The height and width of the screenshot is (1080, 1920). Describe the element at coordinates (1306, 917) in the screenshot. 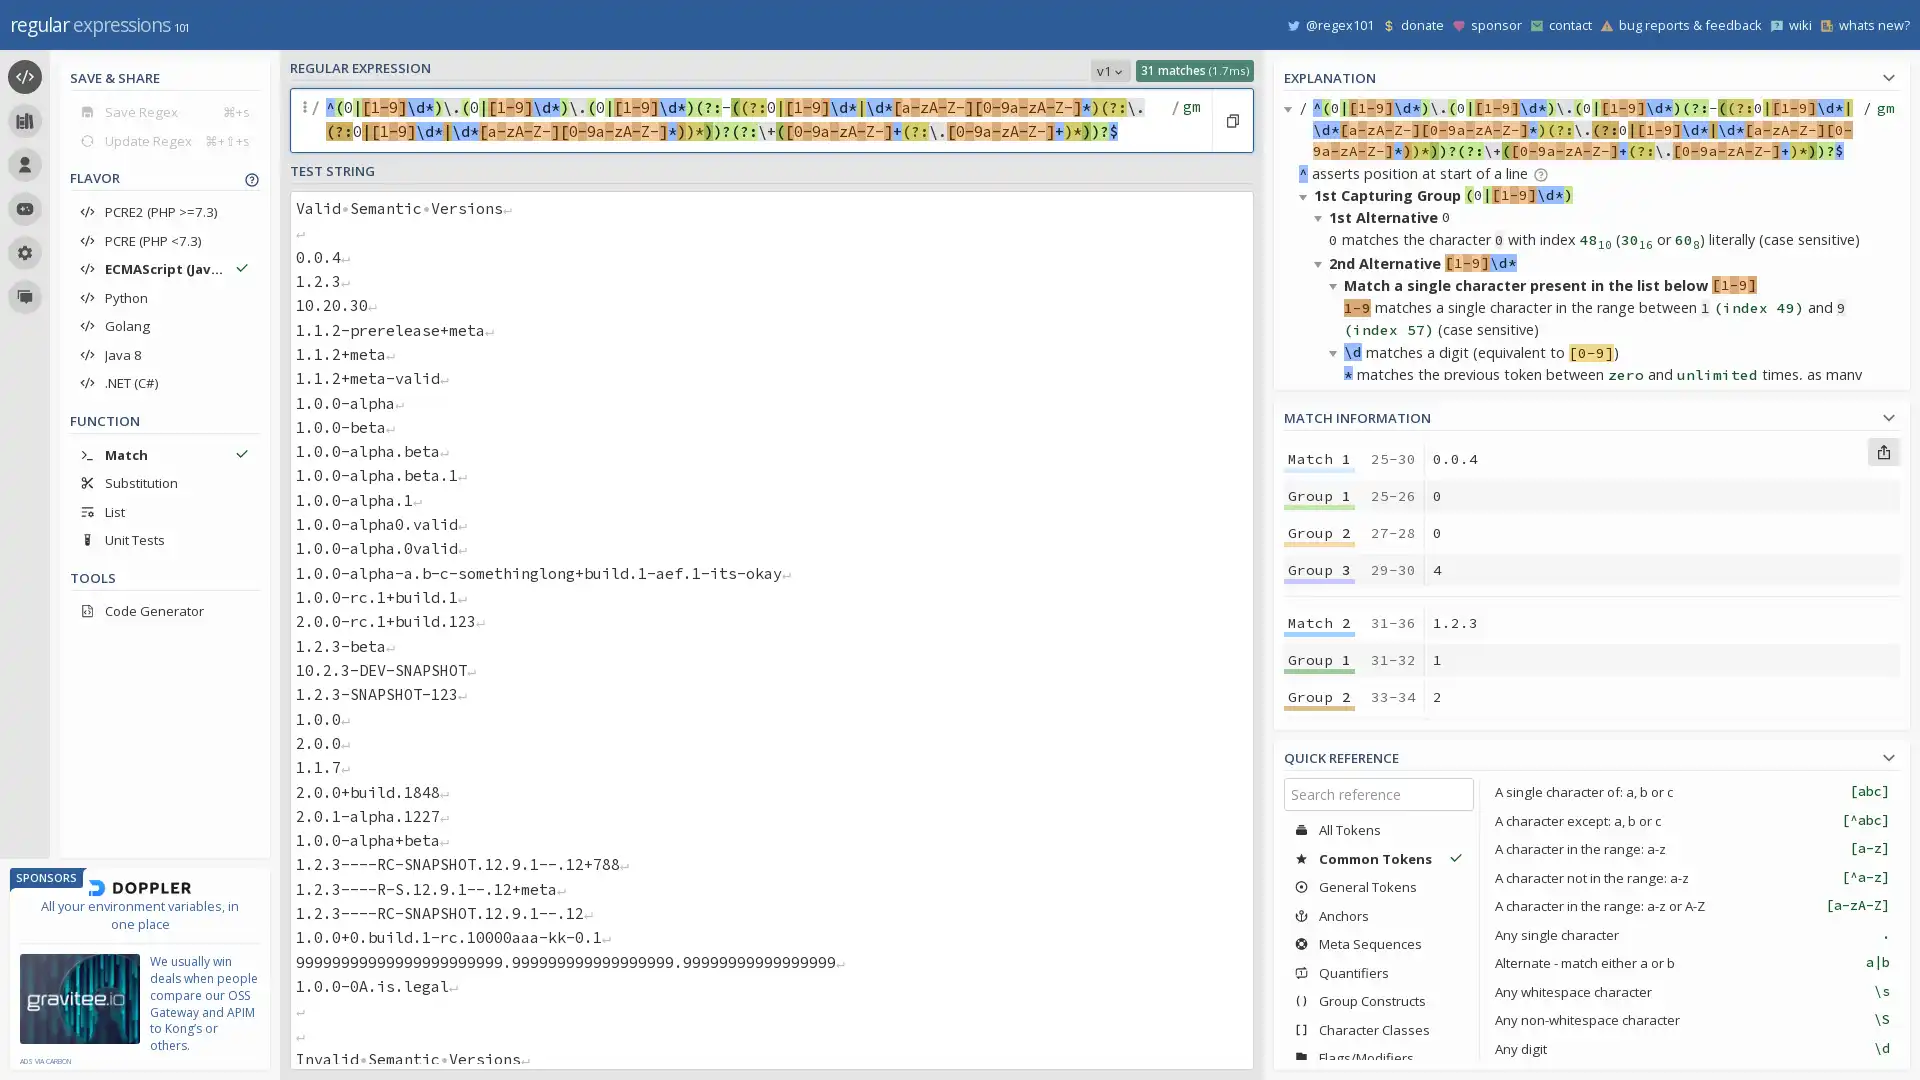

I see `Collapse Subtree` at that location.